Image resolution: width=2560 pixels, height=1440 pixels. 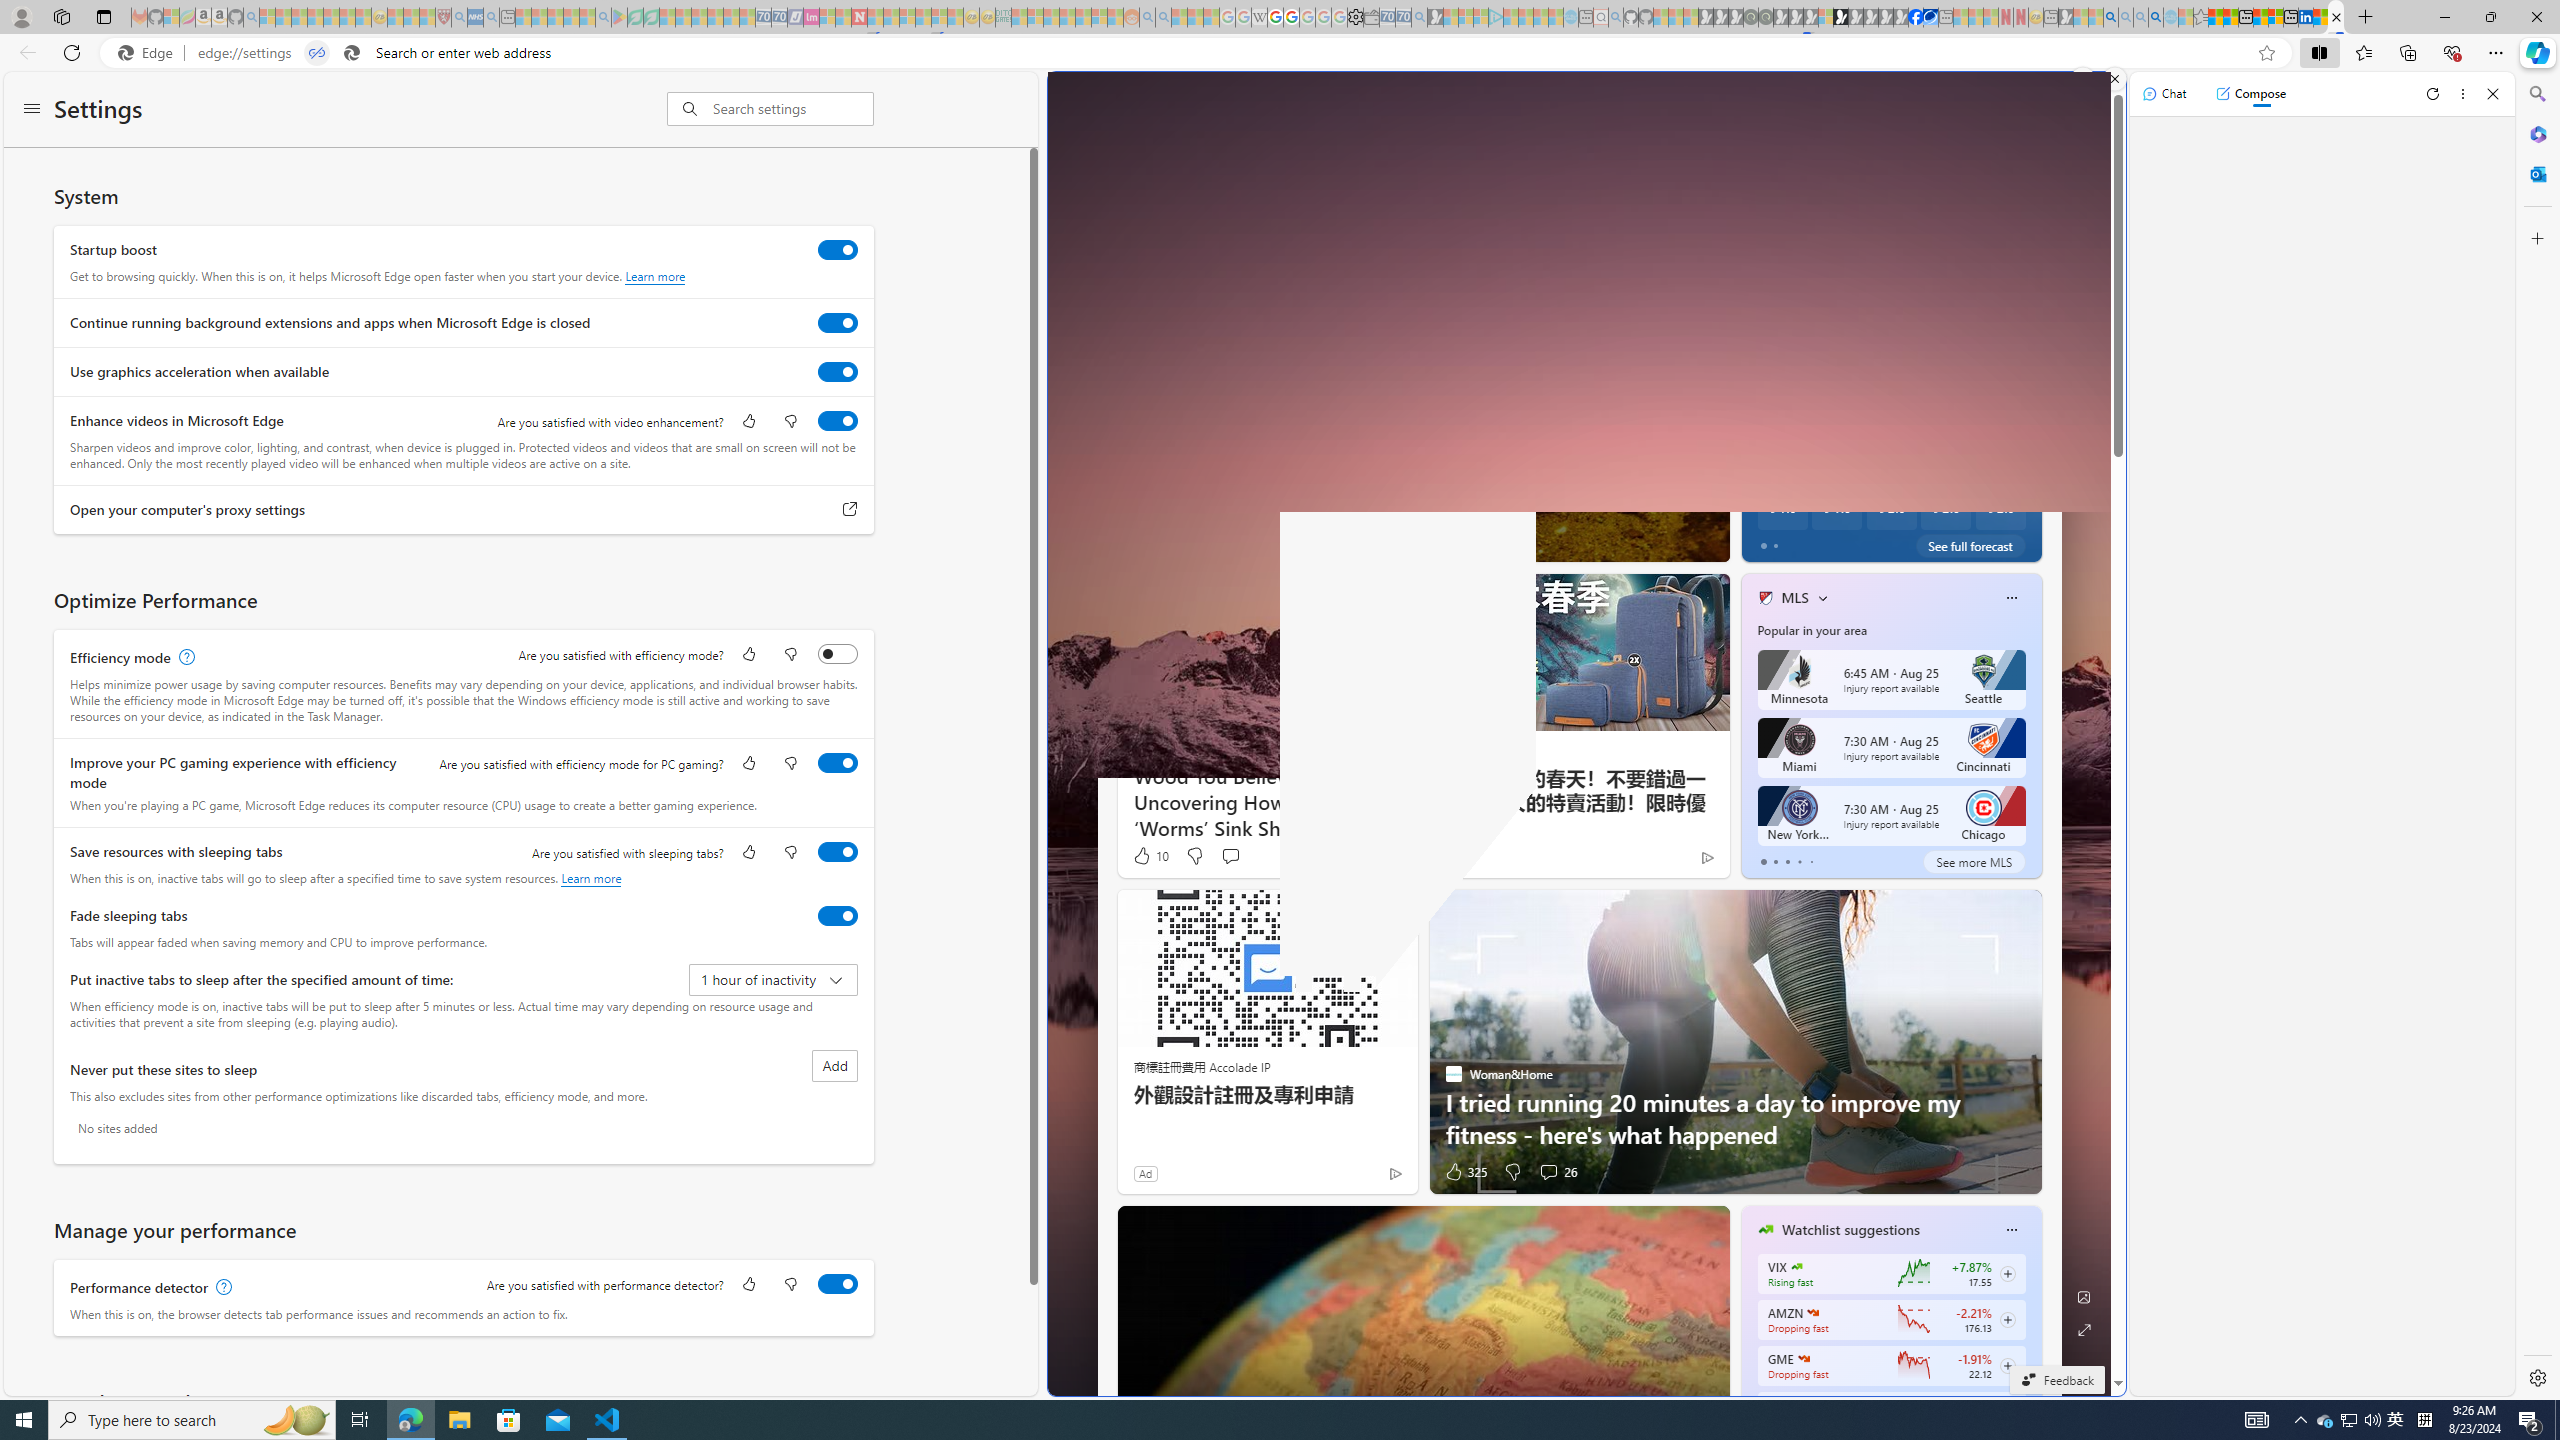 I want to click on 'AutomationID: tab-26', so click(x=1468, y=541).